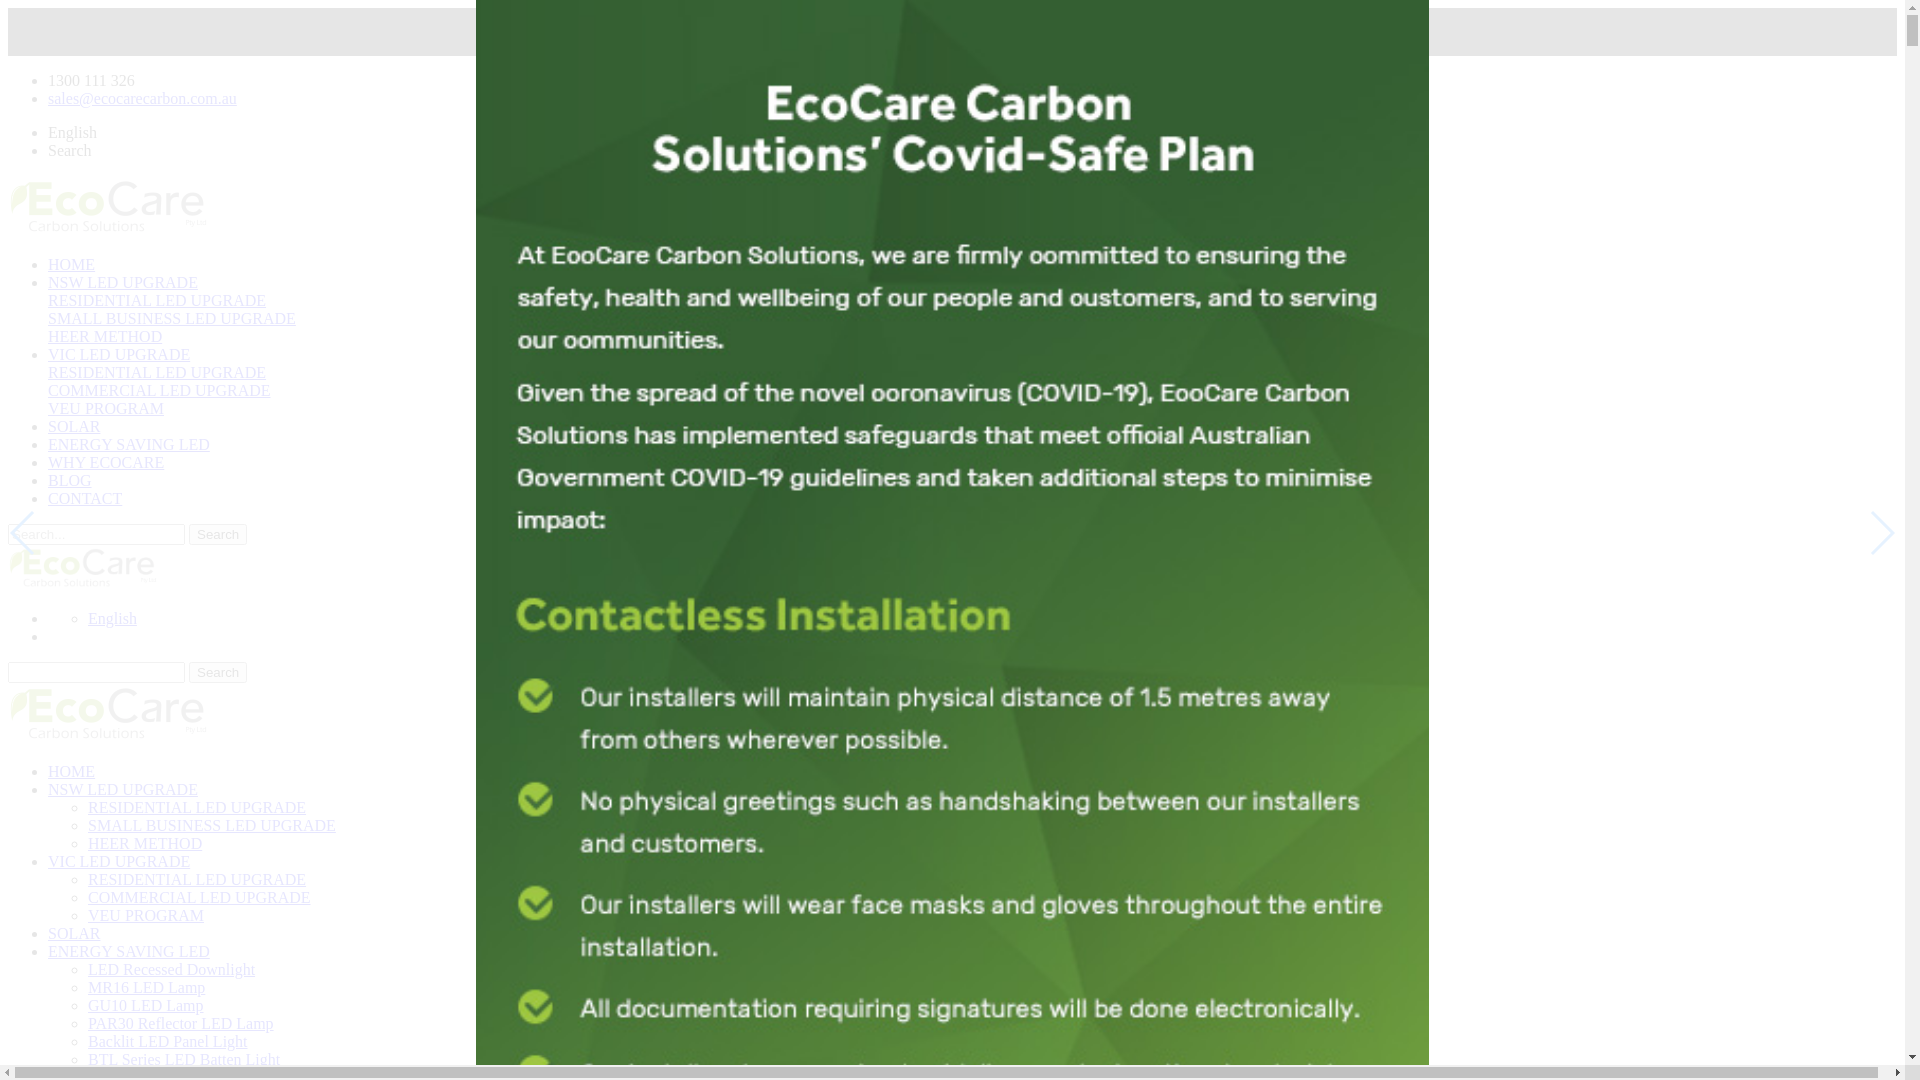 The image size is (1920, 1080). Describe the element at coordinates (128, 443) in the screenshot. I see `'ENERGY SAVING LED'` at that location.